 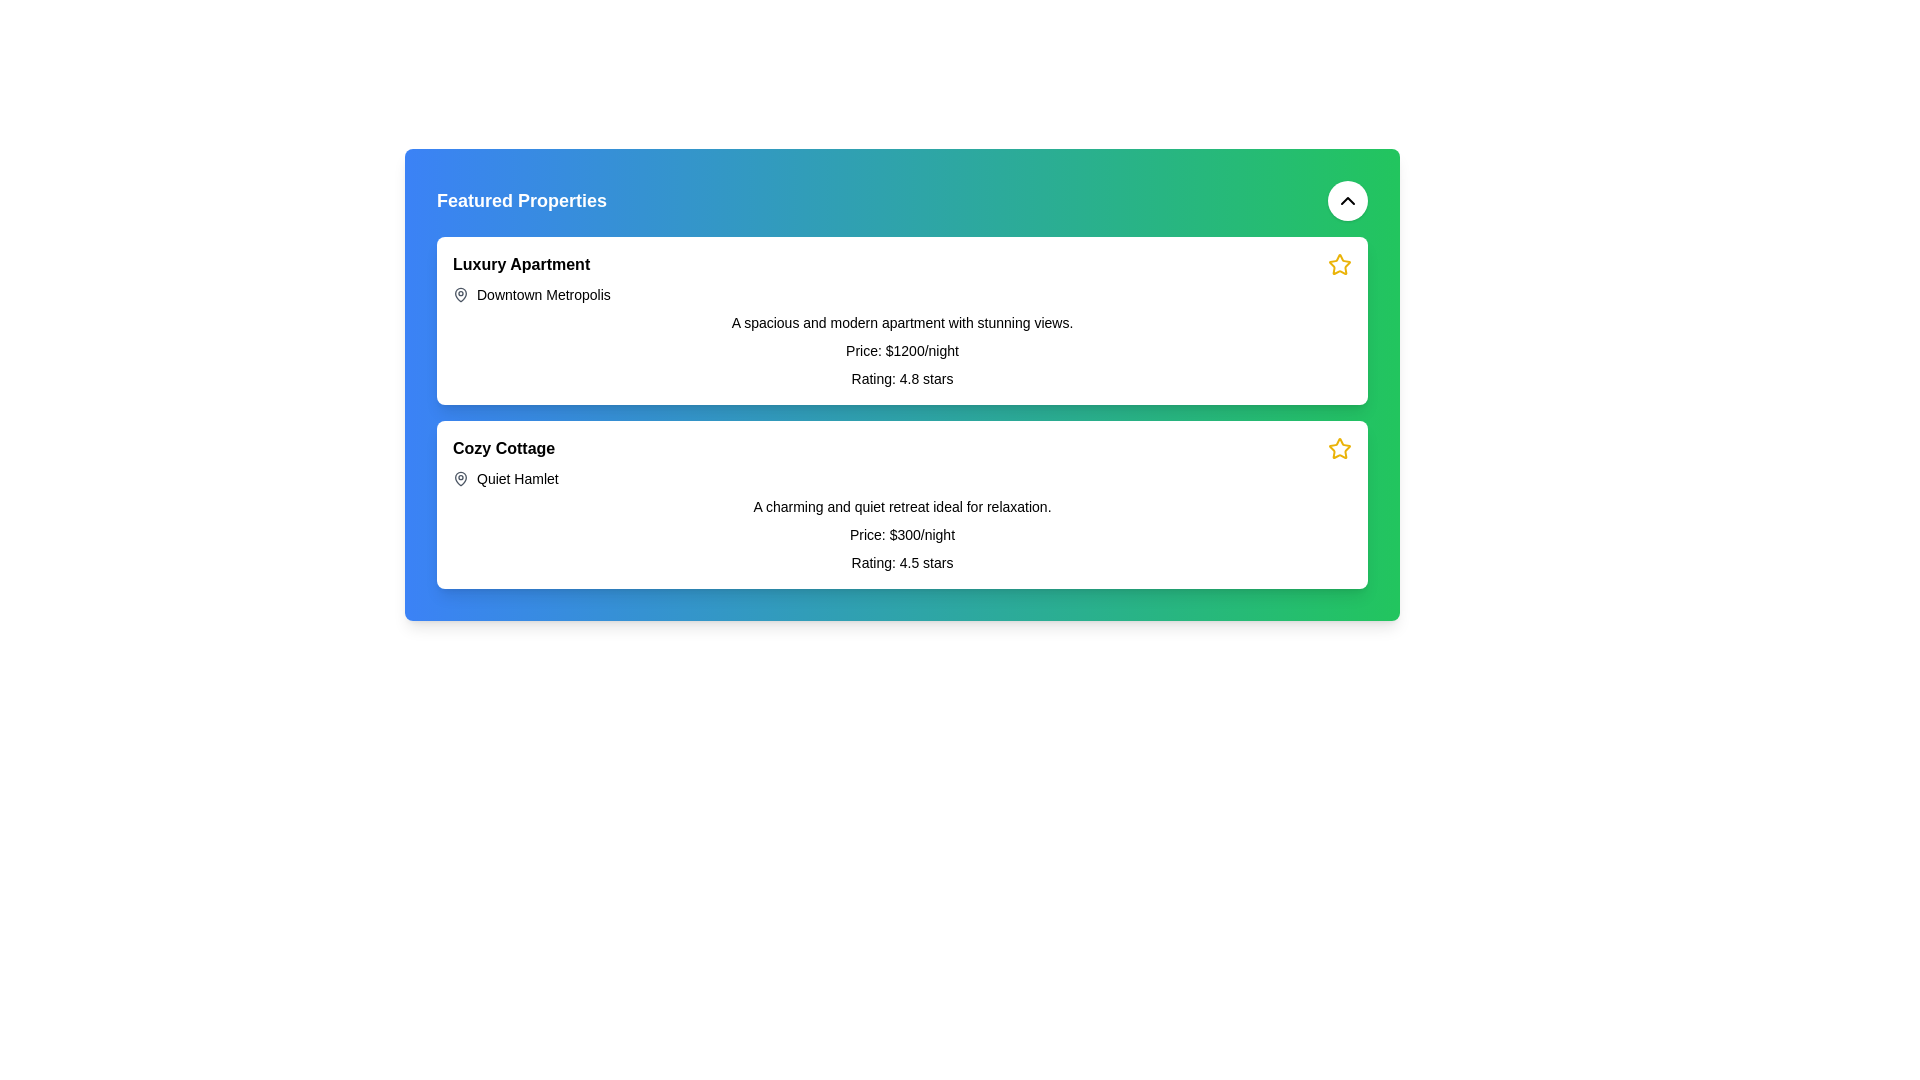 I want to click on the text label displaying 'Rating: 4.5 stars' located within the 'Cozy Cottage' card, positioned at the bottom and centered within the card, so click(x=901, y=563).